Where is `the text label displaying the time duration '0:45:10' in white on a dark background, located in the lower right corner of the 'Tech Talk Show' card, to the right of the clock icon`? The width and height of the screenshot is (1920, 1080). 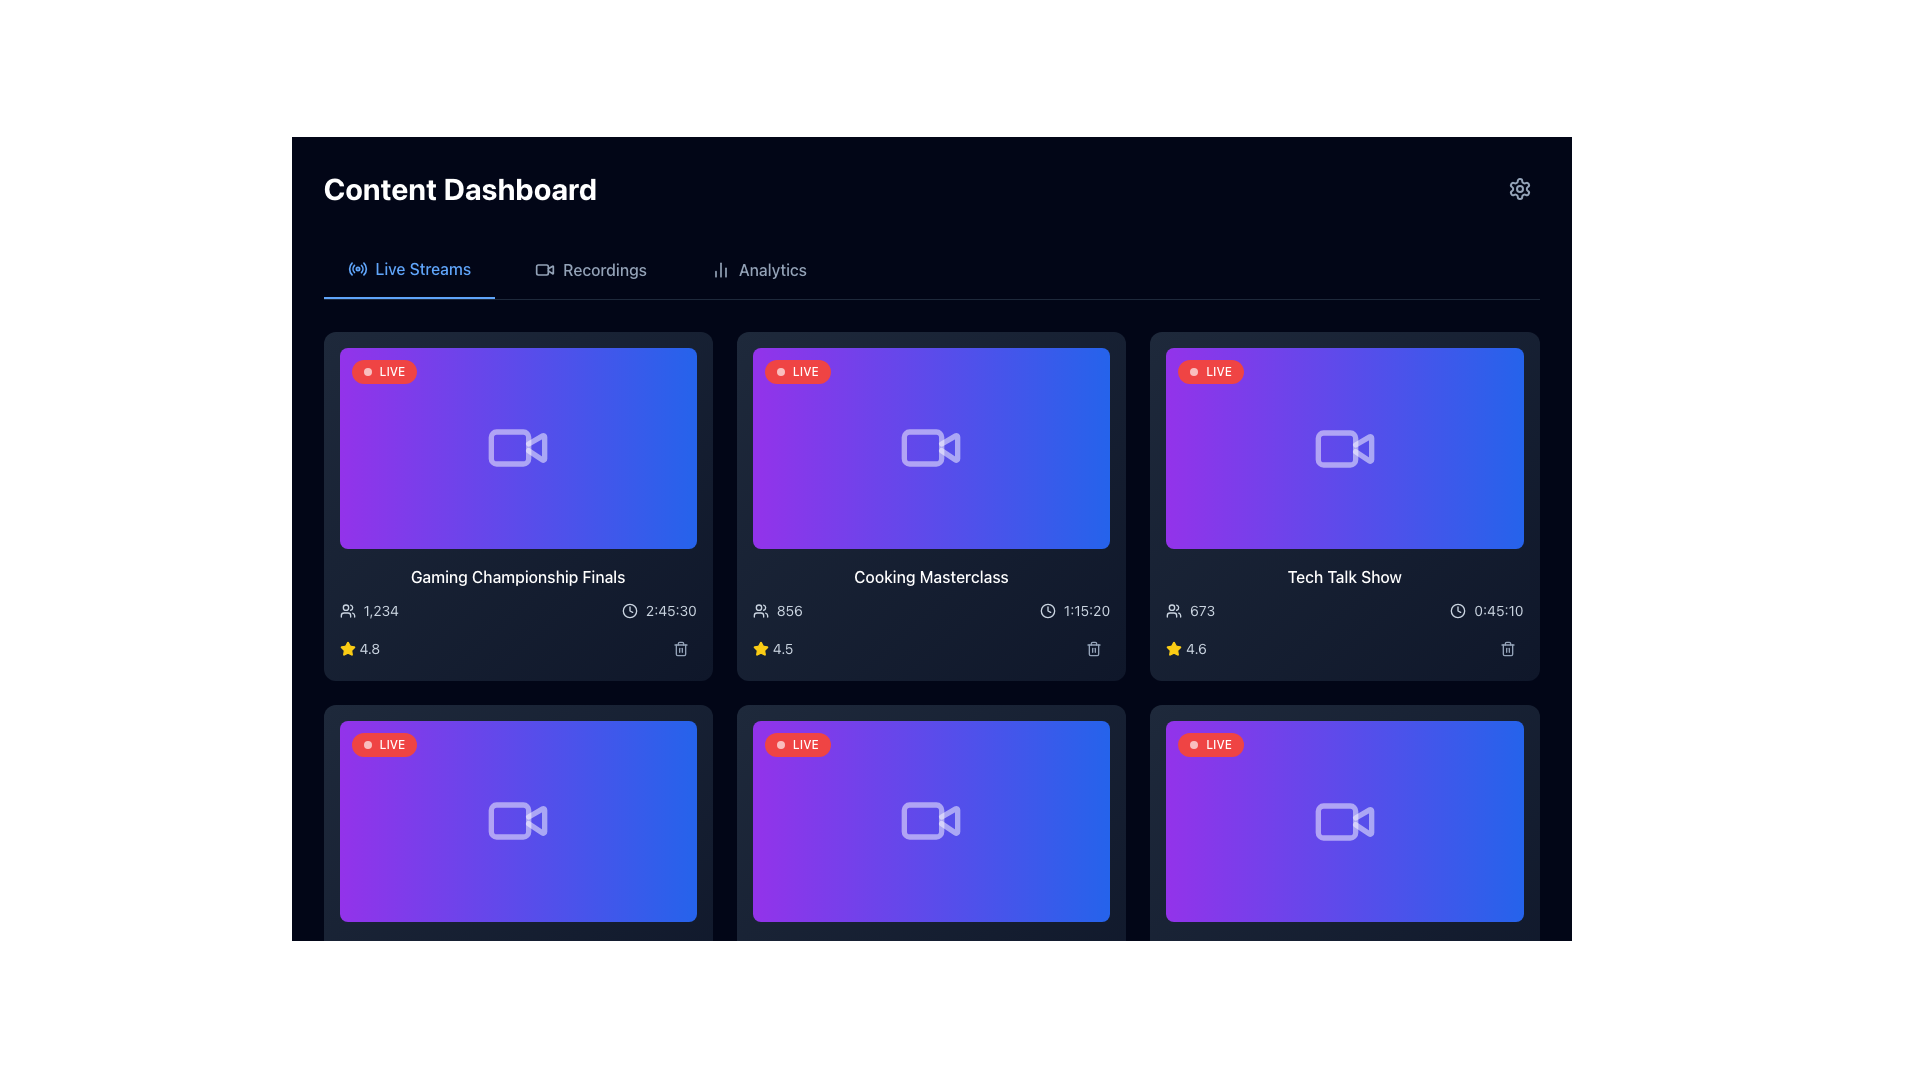
the text label displaying the time duration '0:45:10' in white on a dark background, located in the lower right corner of the 'Tech Talk Show' card, to the right of the clock icon is located at coordinates (1498, 609).